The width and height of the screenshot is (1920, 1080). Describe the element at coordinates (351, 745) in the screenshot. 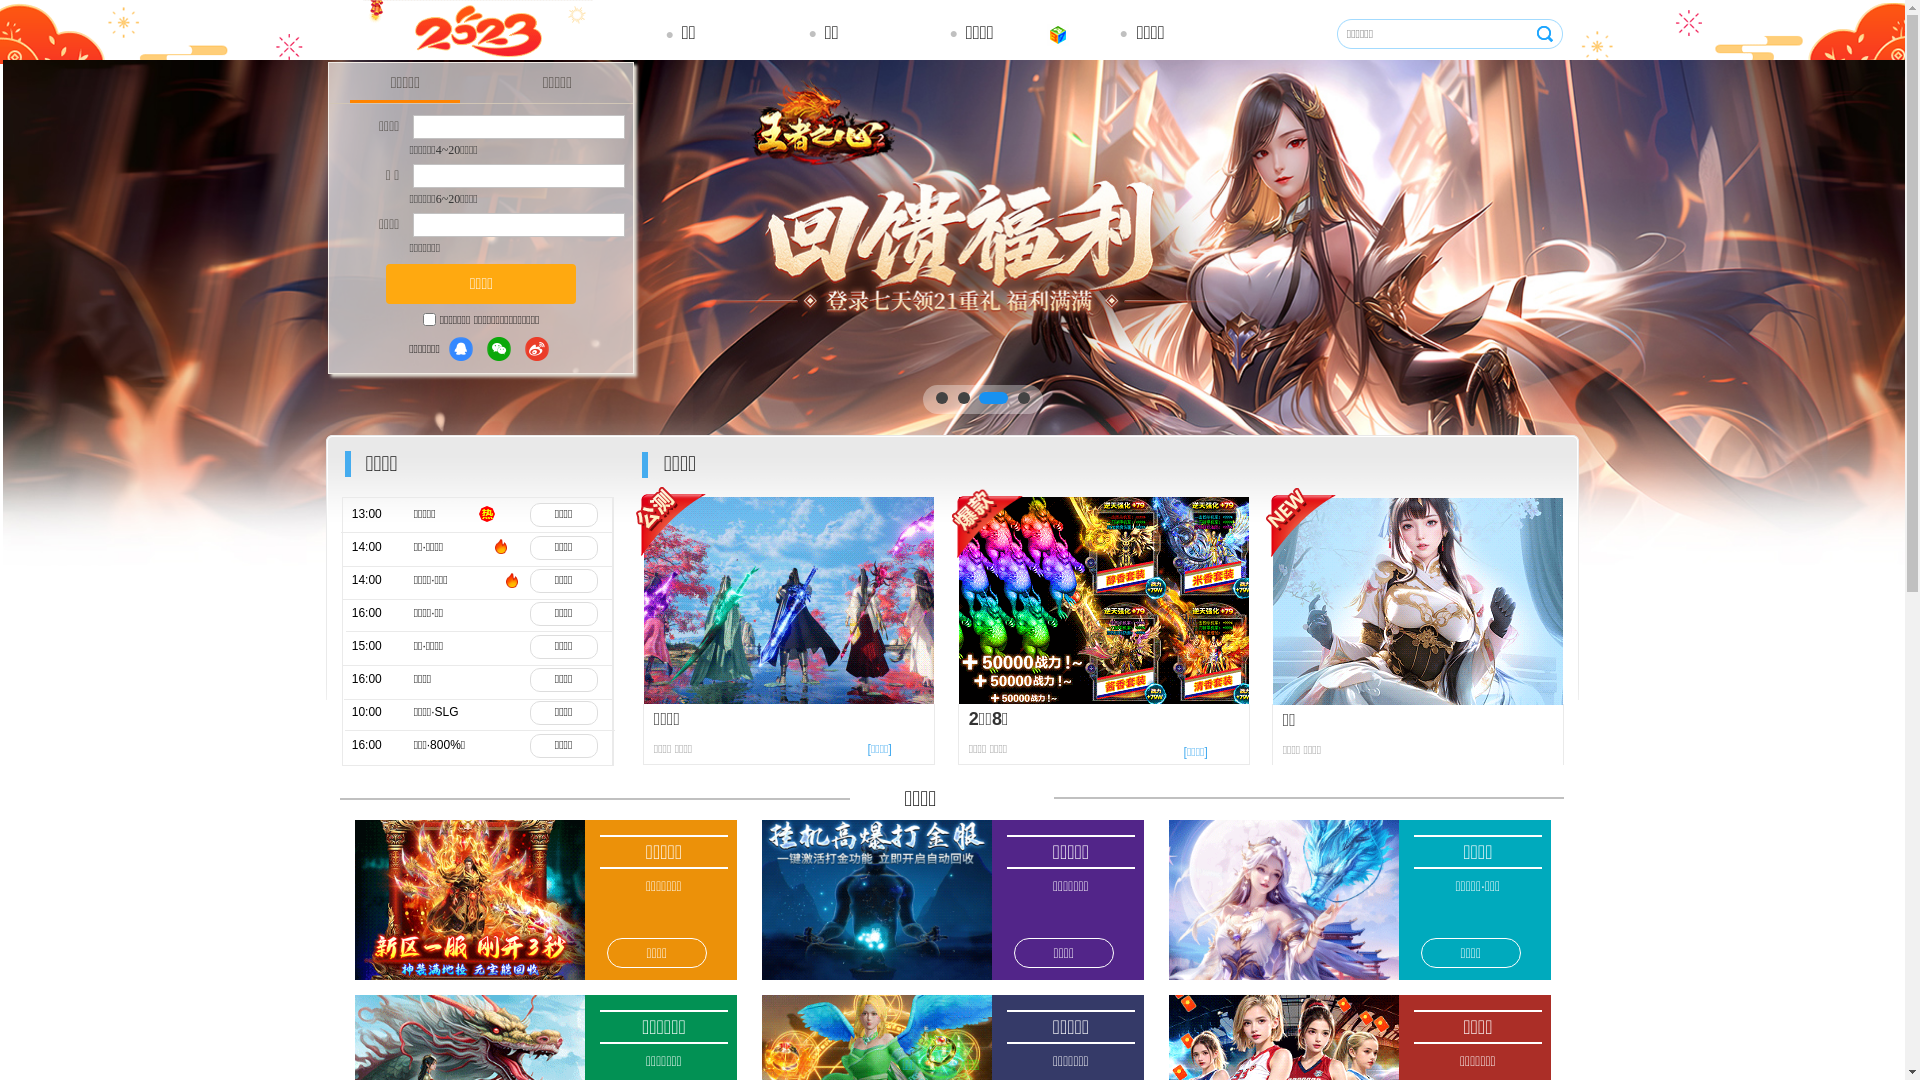

I see `'16:00'` at that location.